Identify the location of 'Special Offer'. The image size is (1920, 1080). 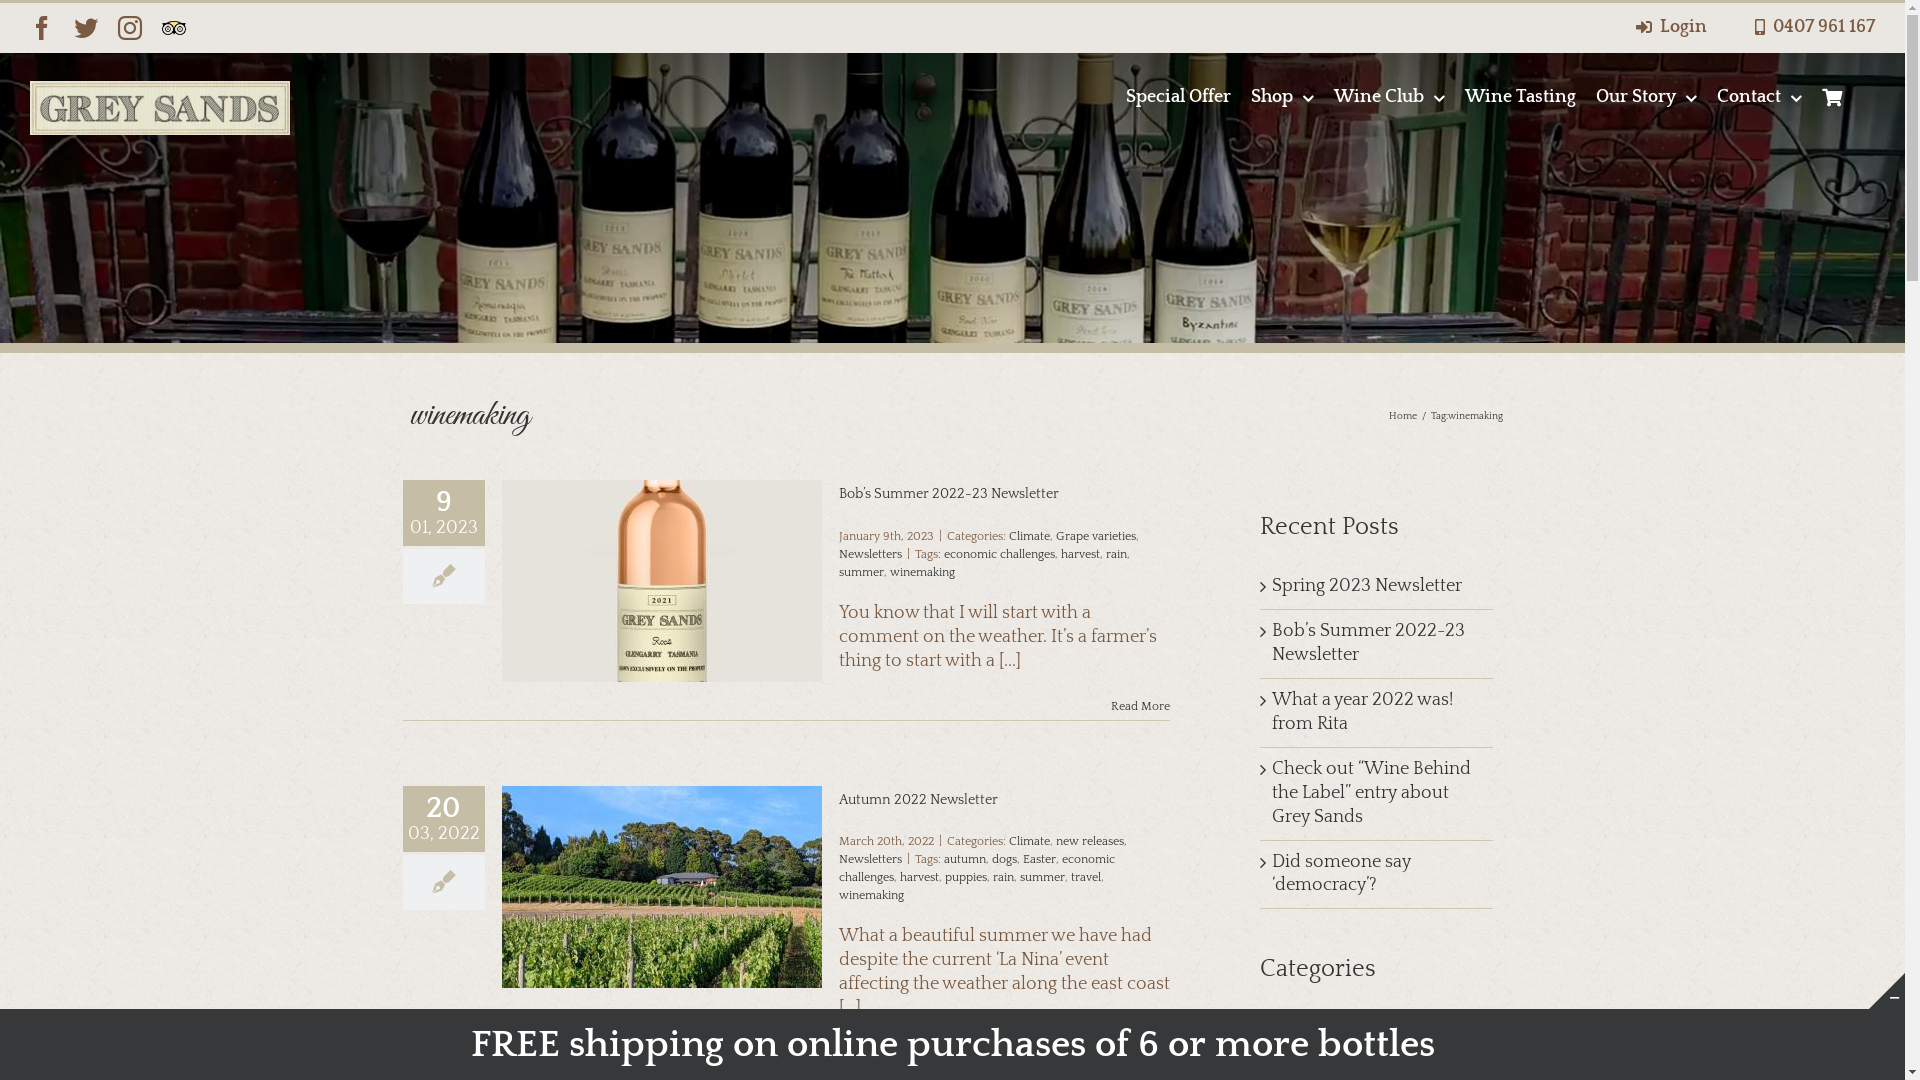
(1178, 108).